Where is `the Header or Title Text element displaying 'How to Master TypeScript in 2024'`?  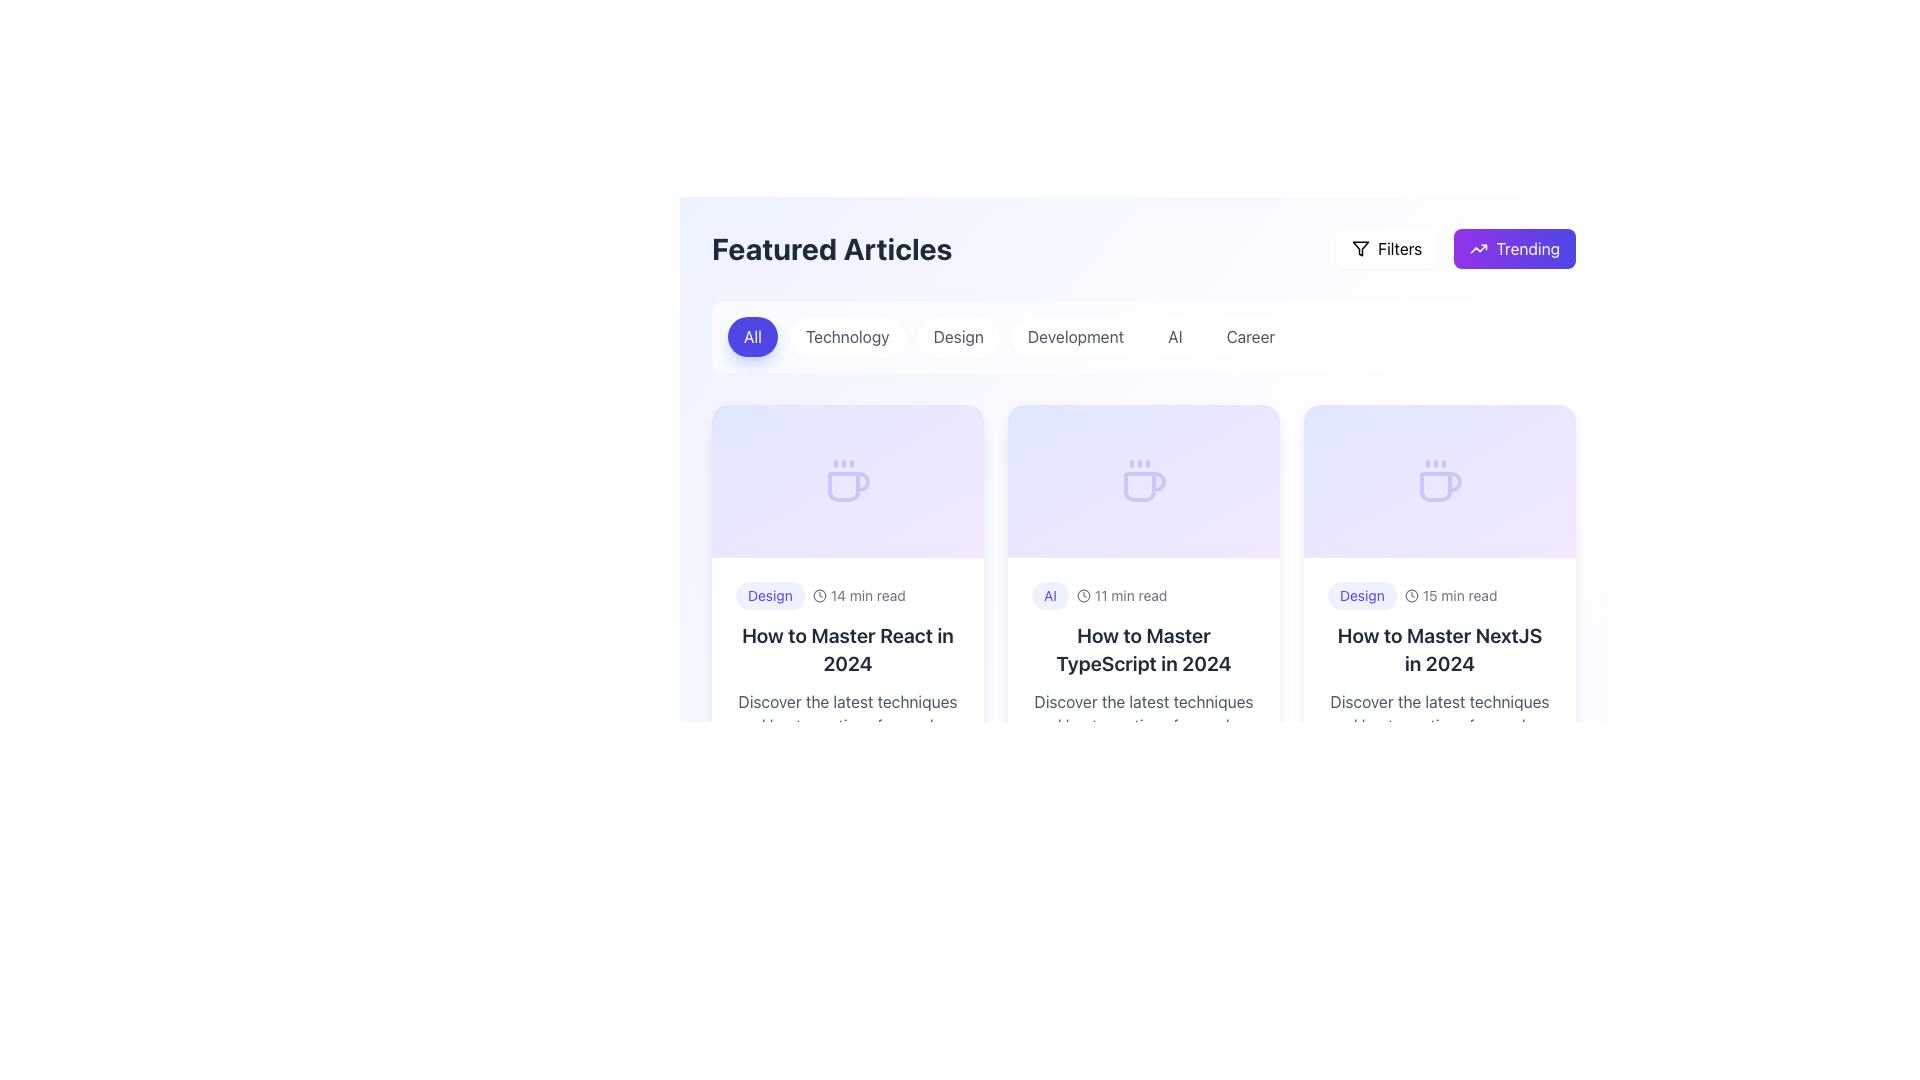
the Header or Title Text element displaying 'How to Master TypeScript in 2024' is located at coordinates (1143, 650).